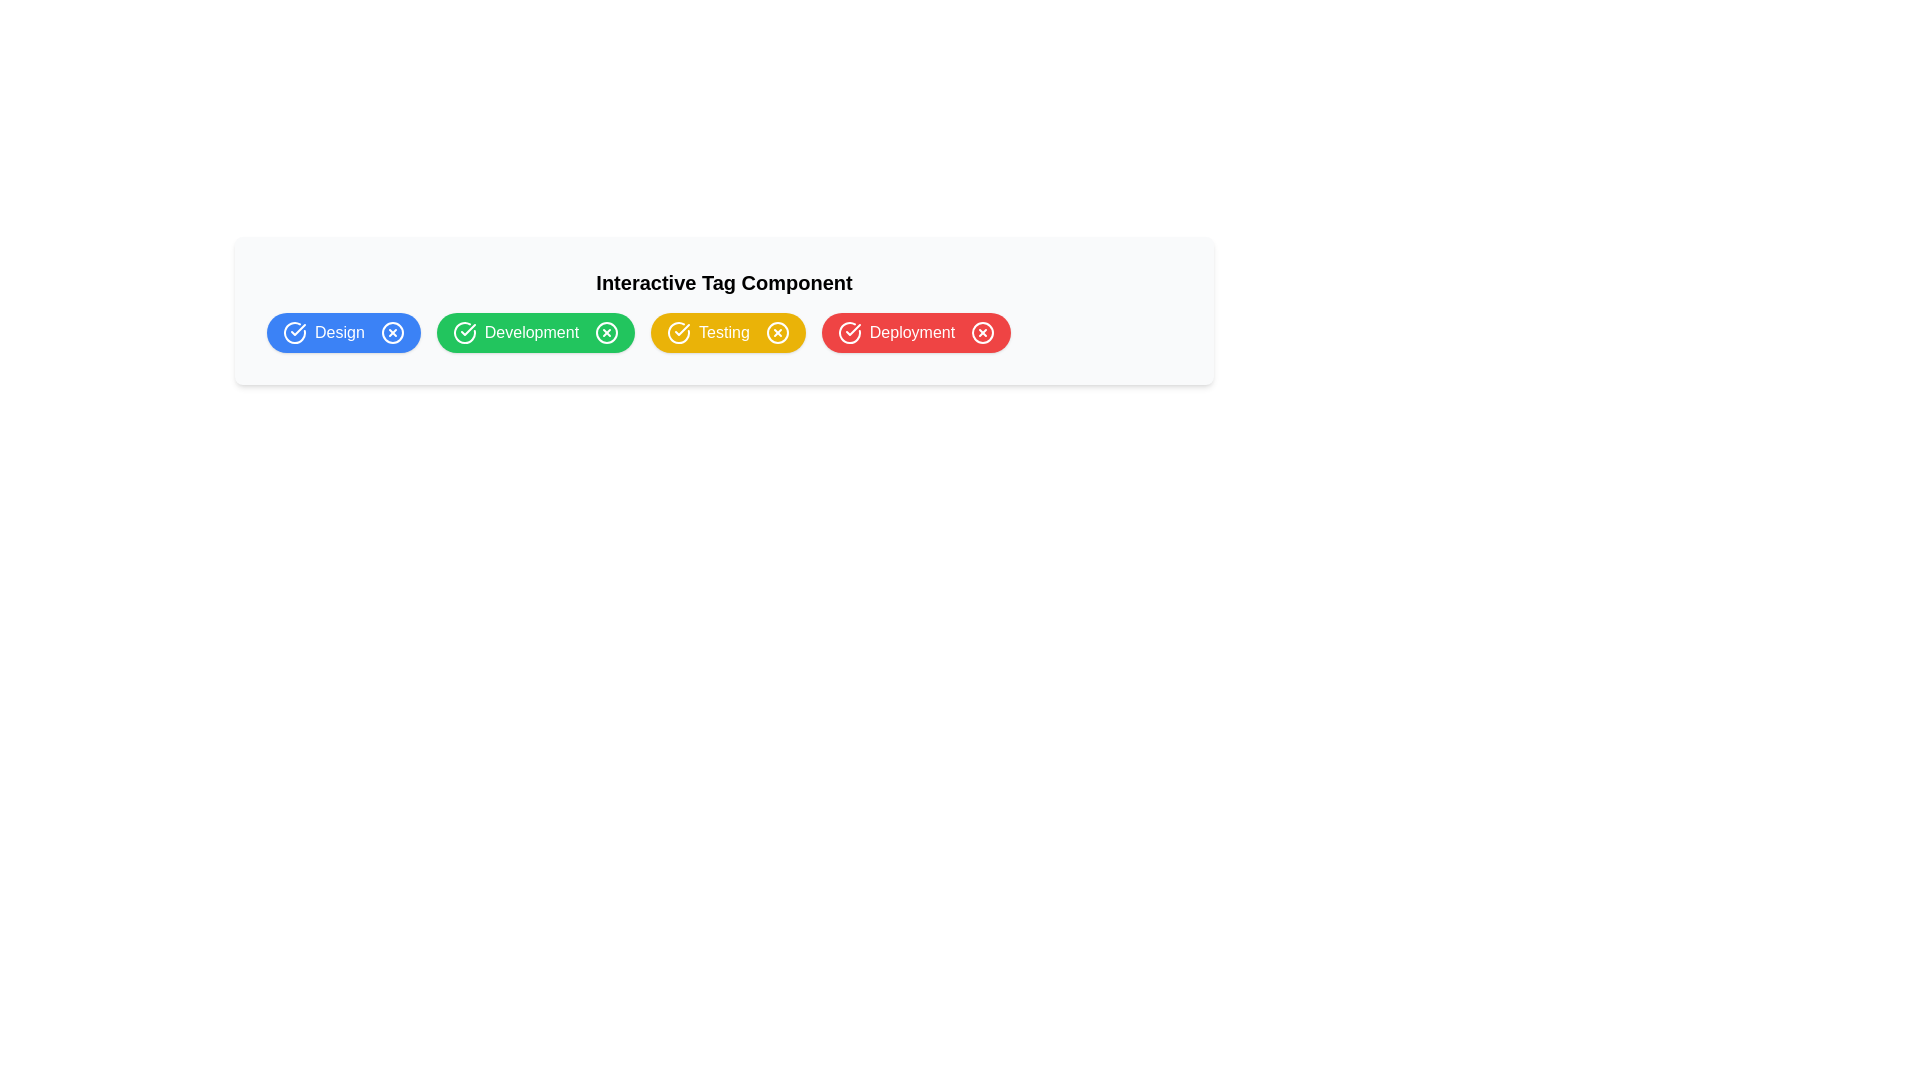 The image size is (1920, 1080). Describe the element at coordinates (915, 331) in the screenshot. I see `the red pill-shaped button labeled 'Deployment'` at that location.